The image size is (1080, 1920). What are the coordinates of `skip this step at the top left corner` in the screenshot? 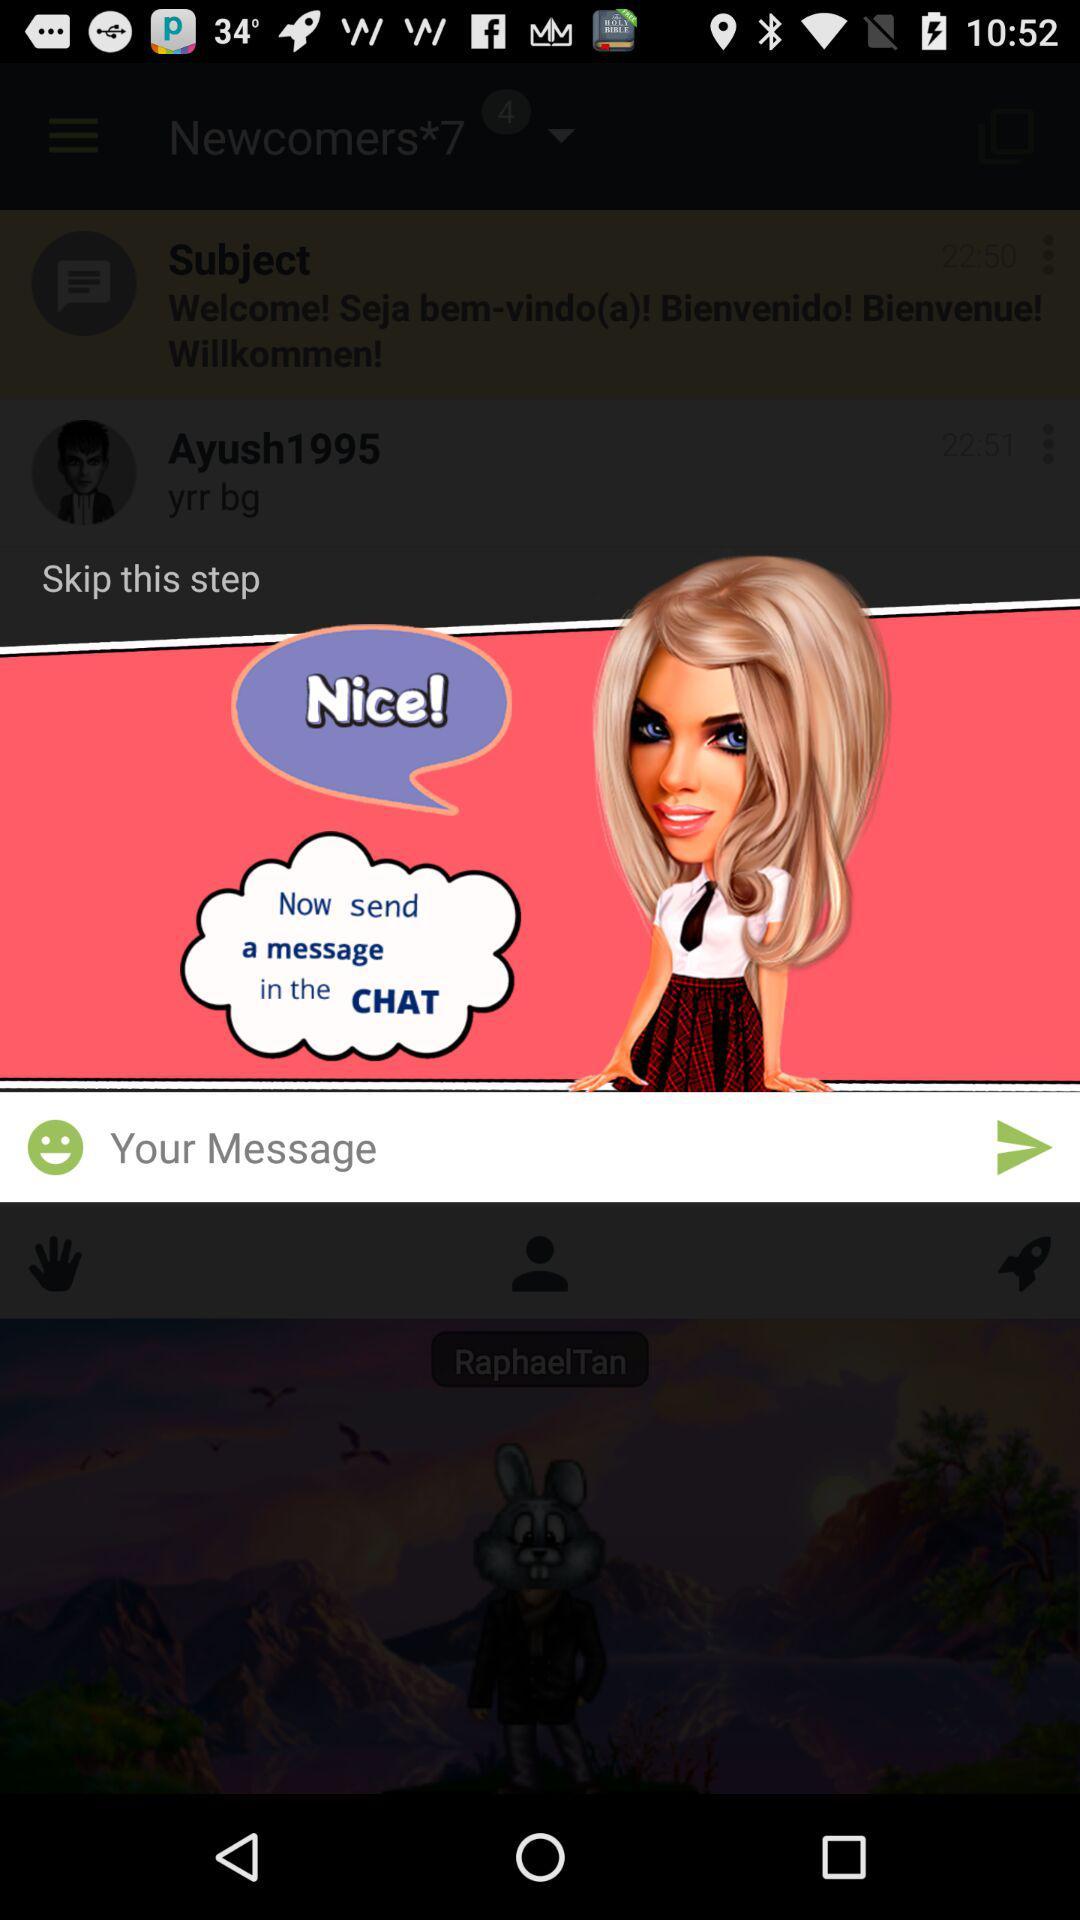 It's located at (150, 576).